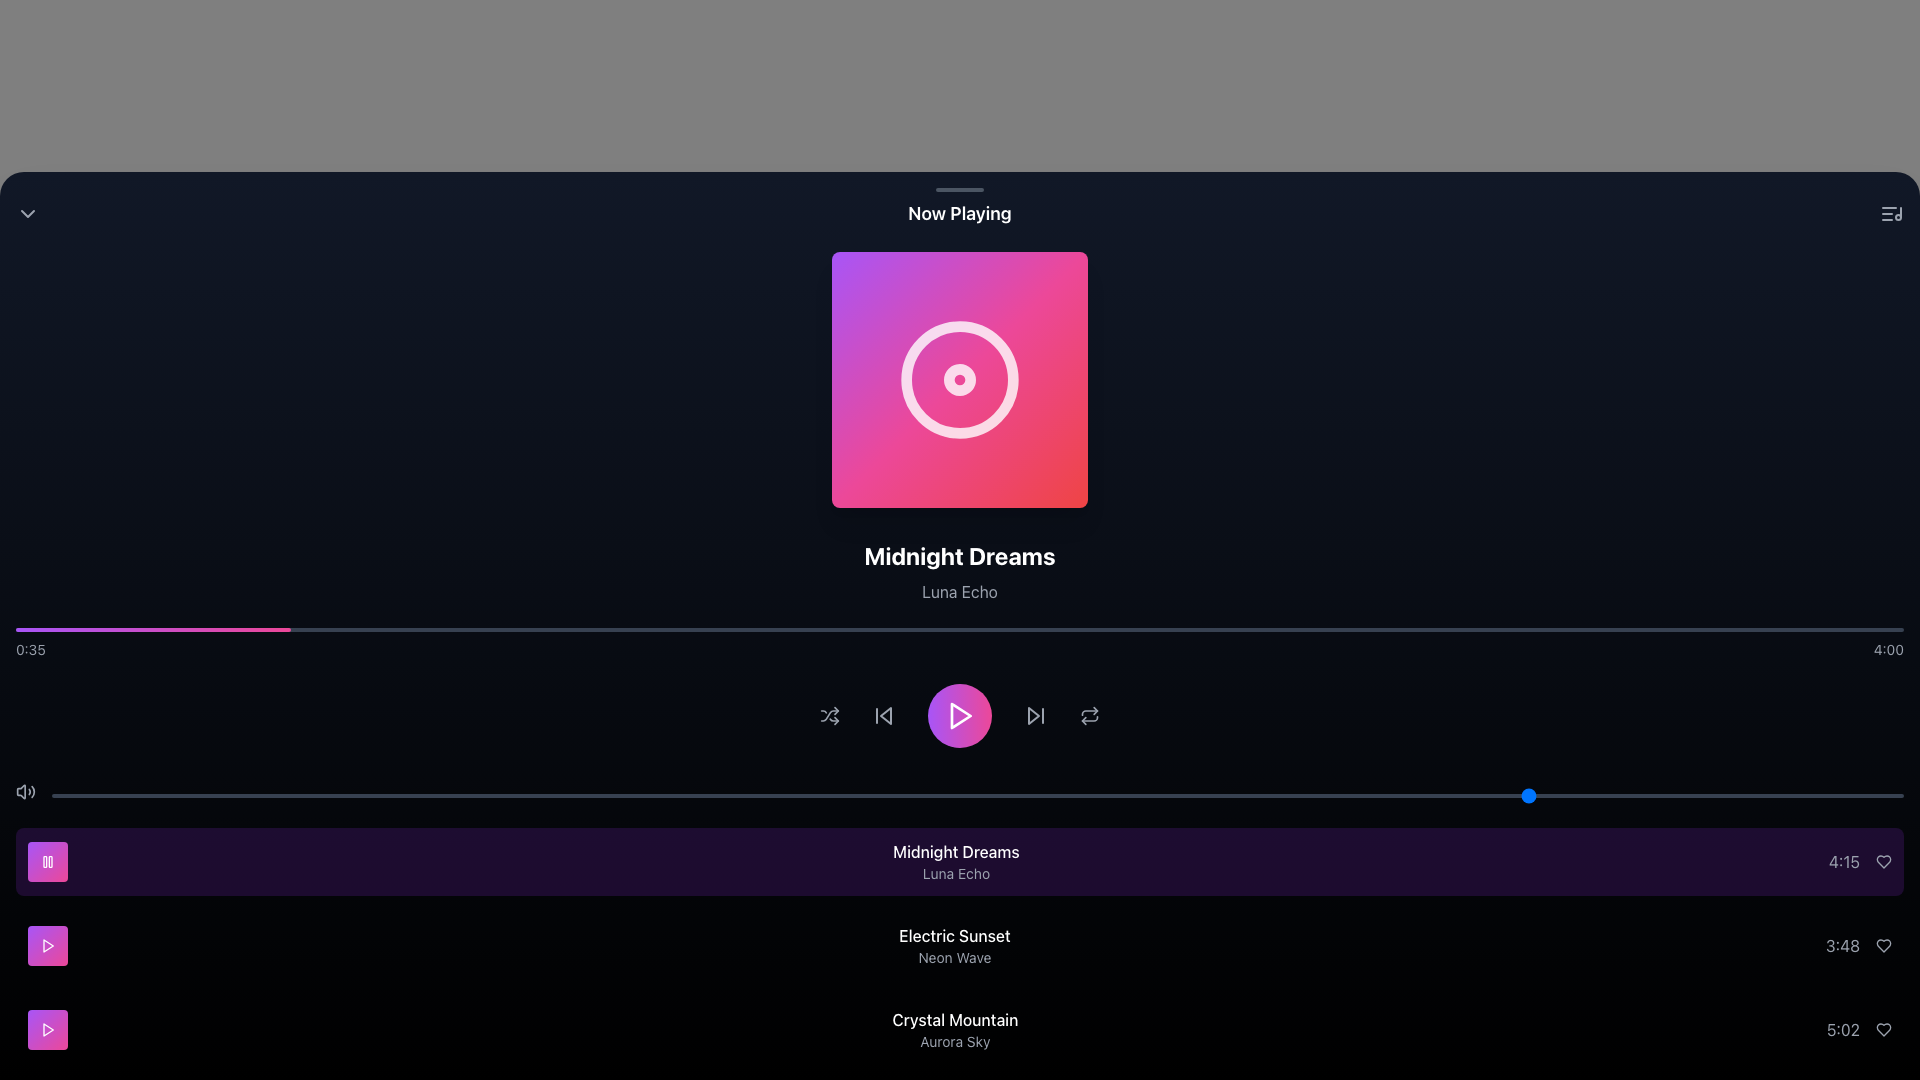 The width and height of the screenshot is (1920, 1080). What do you see at coordinates (533, 794) in the screenshot?
I see `the slider value` at bounding box center [533, 794].